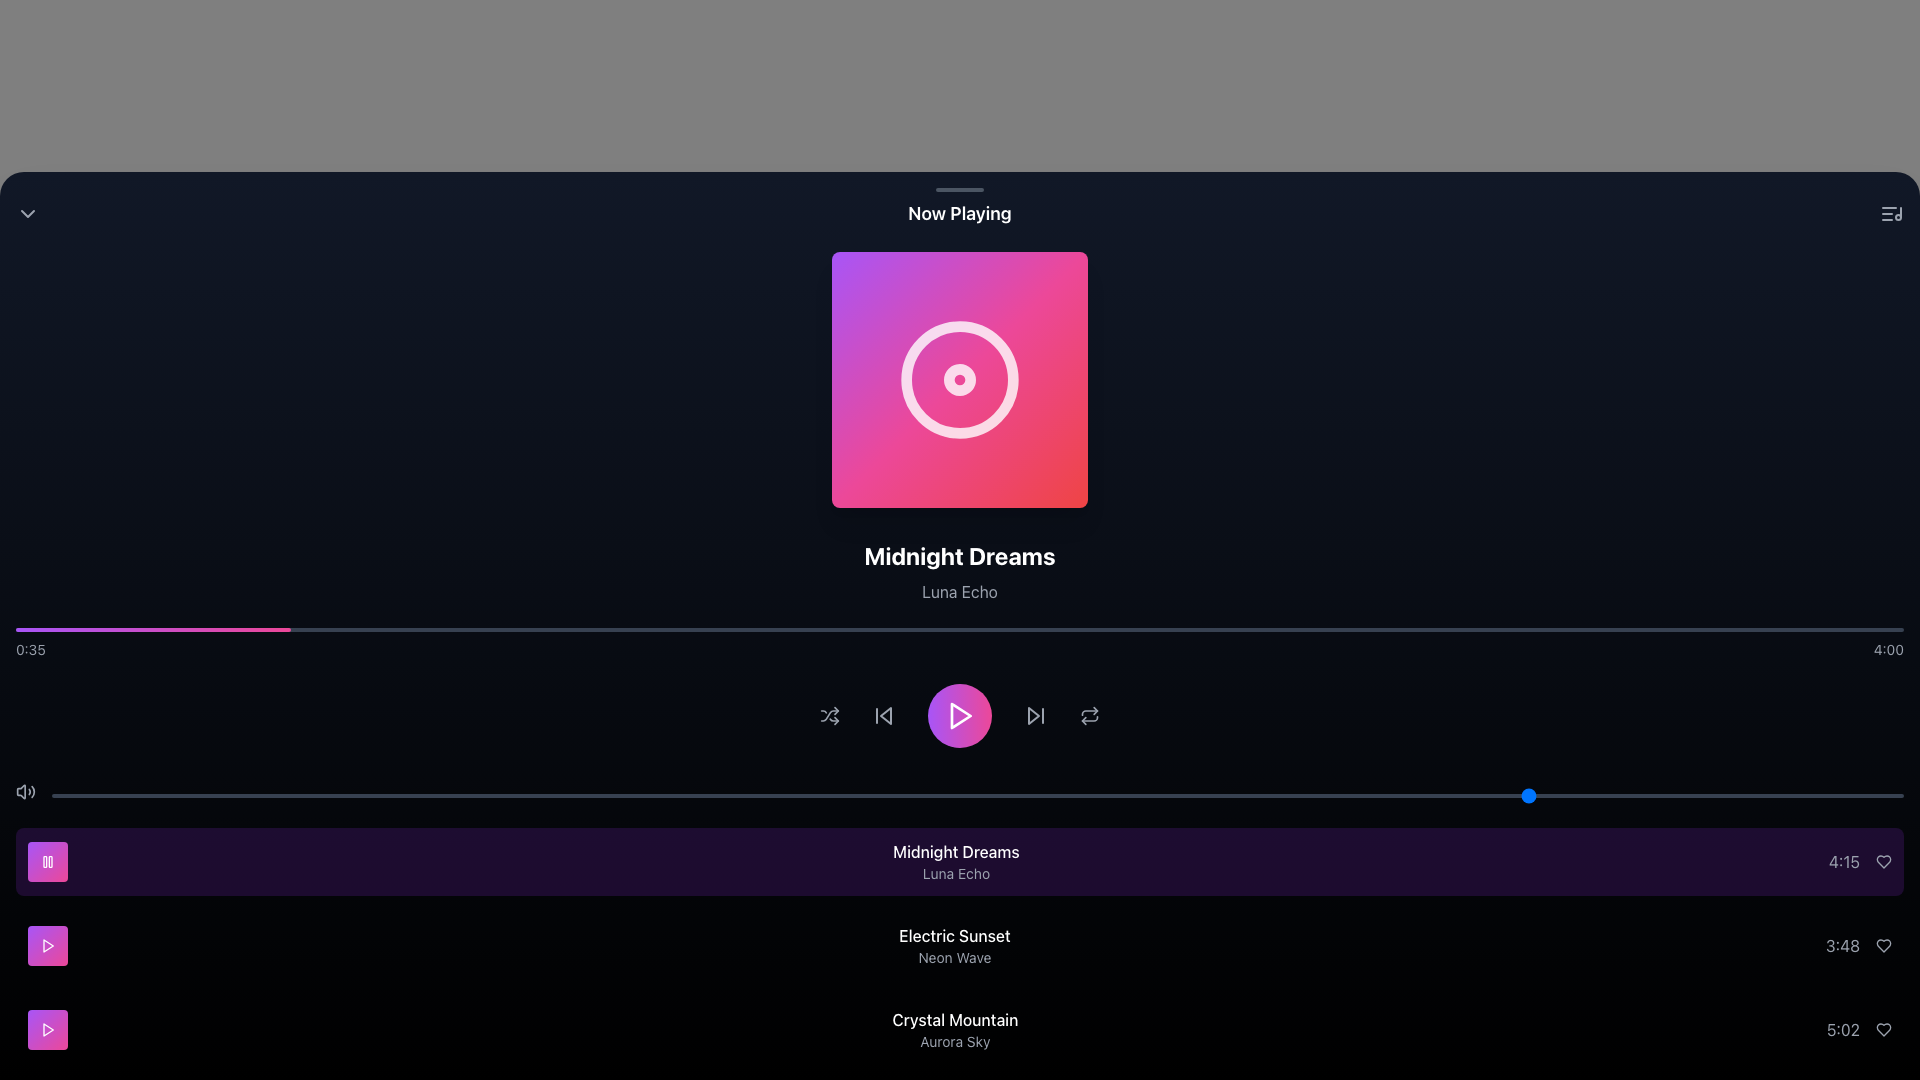 The width and height of the screenshot is (1920, 1080). What do you see at coordinates (533, 794) in the screenshot?
I see `the slider value` at bounding box center [533, 794].